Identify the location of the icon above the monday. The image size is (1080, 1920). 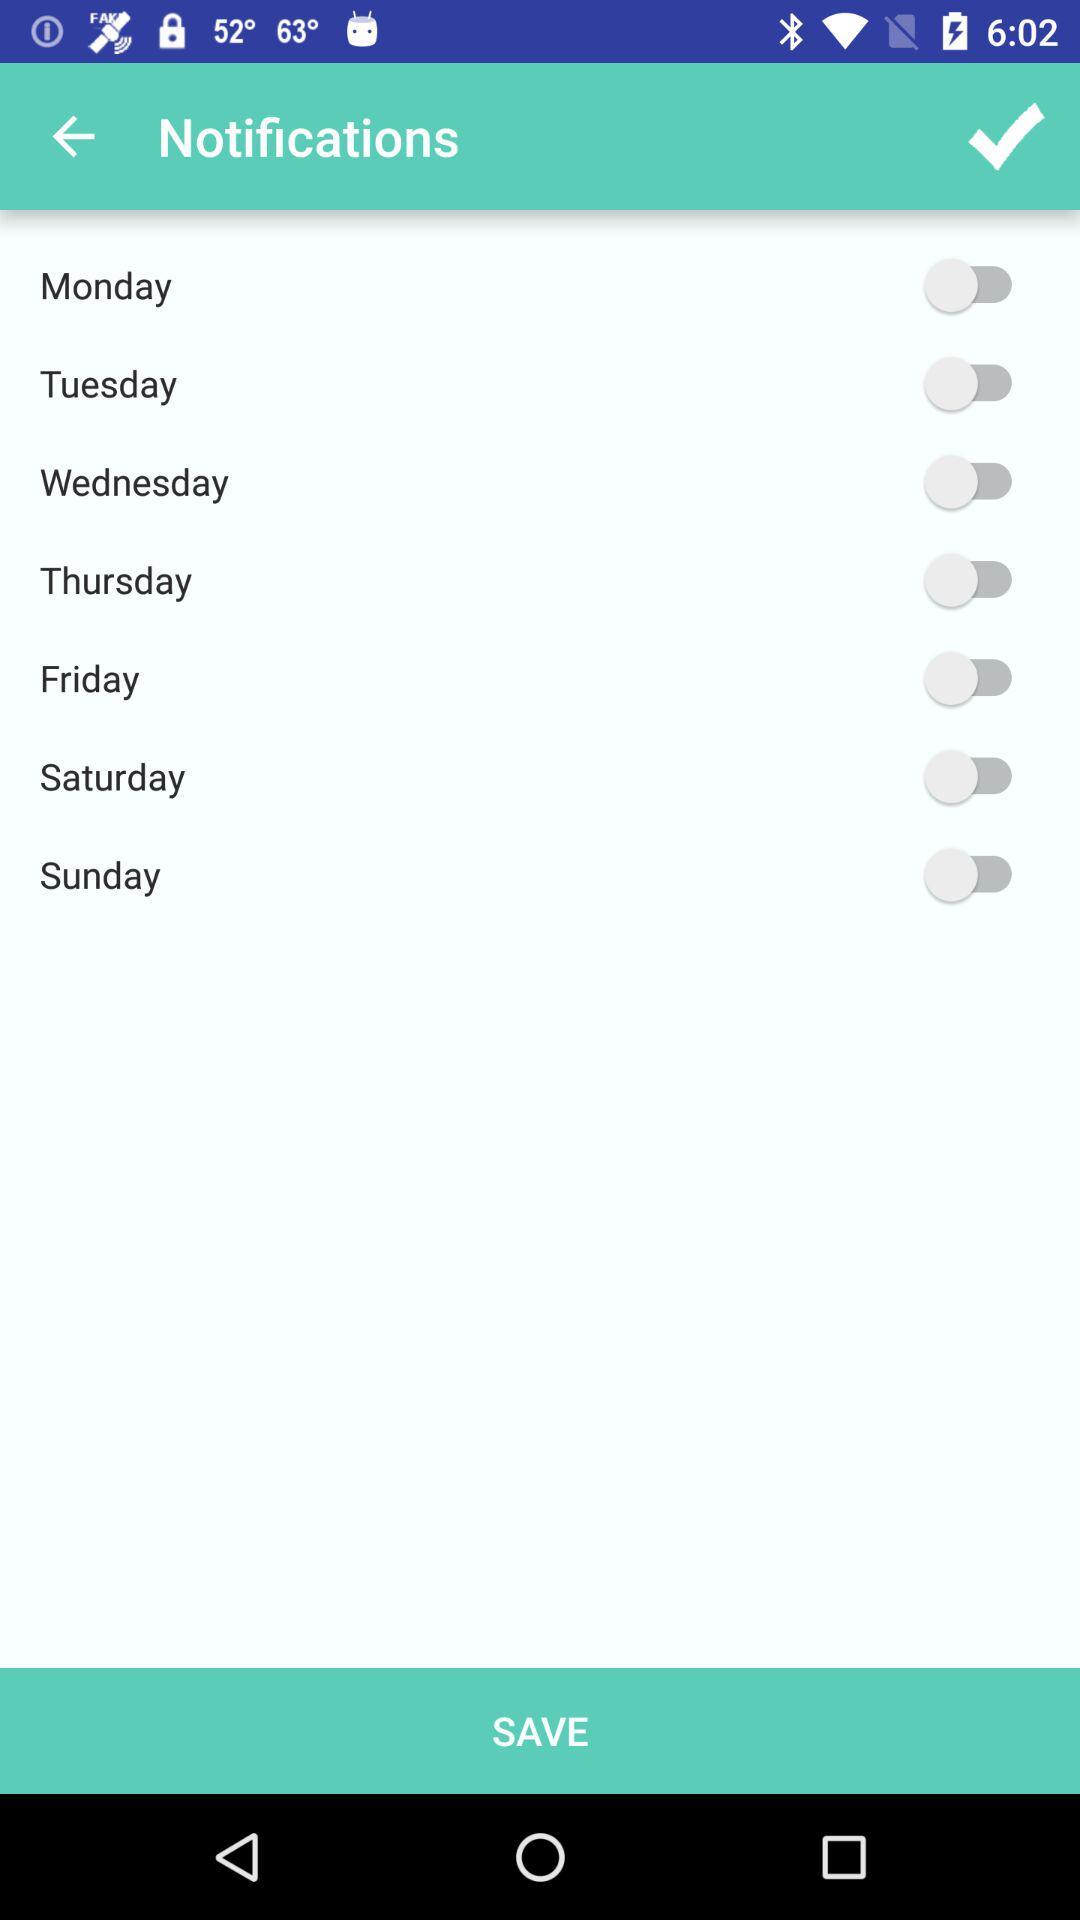
(72, 135).